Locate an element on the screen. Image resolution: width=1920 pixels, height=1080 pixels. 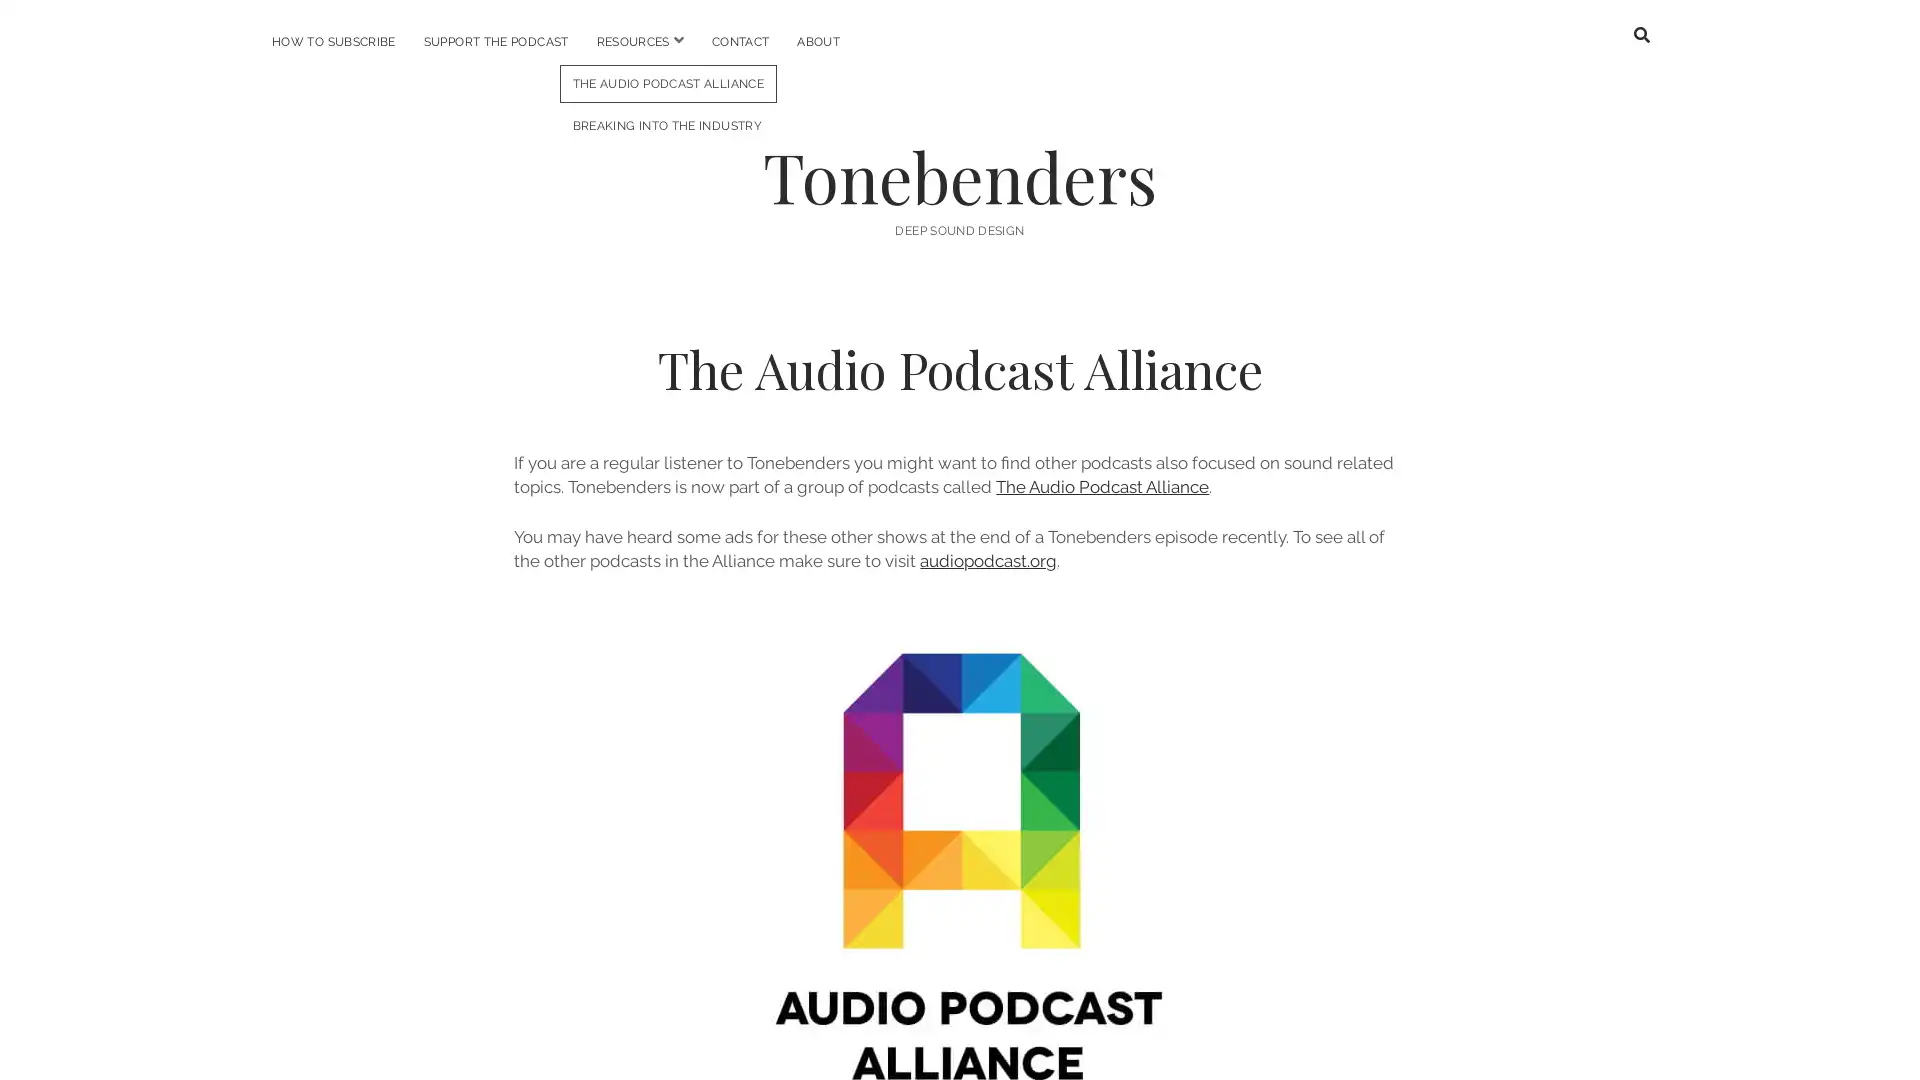
open menu is located at coordinates (677, 40).